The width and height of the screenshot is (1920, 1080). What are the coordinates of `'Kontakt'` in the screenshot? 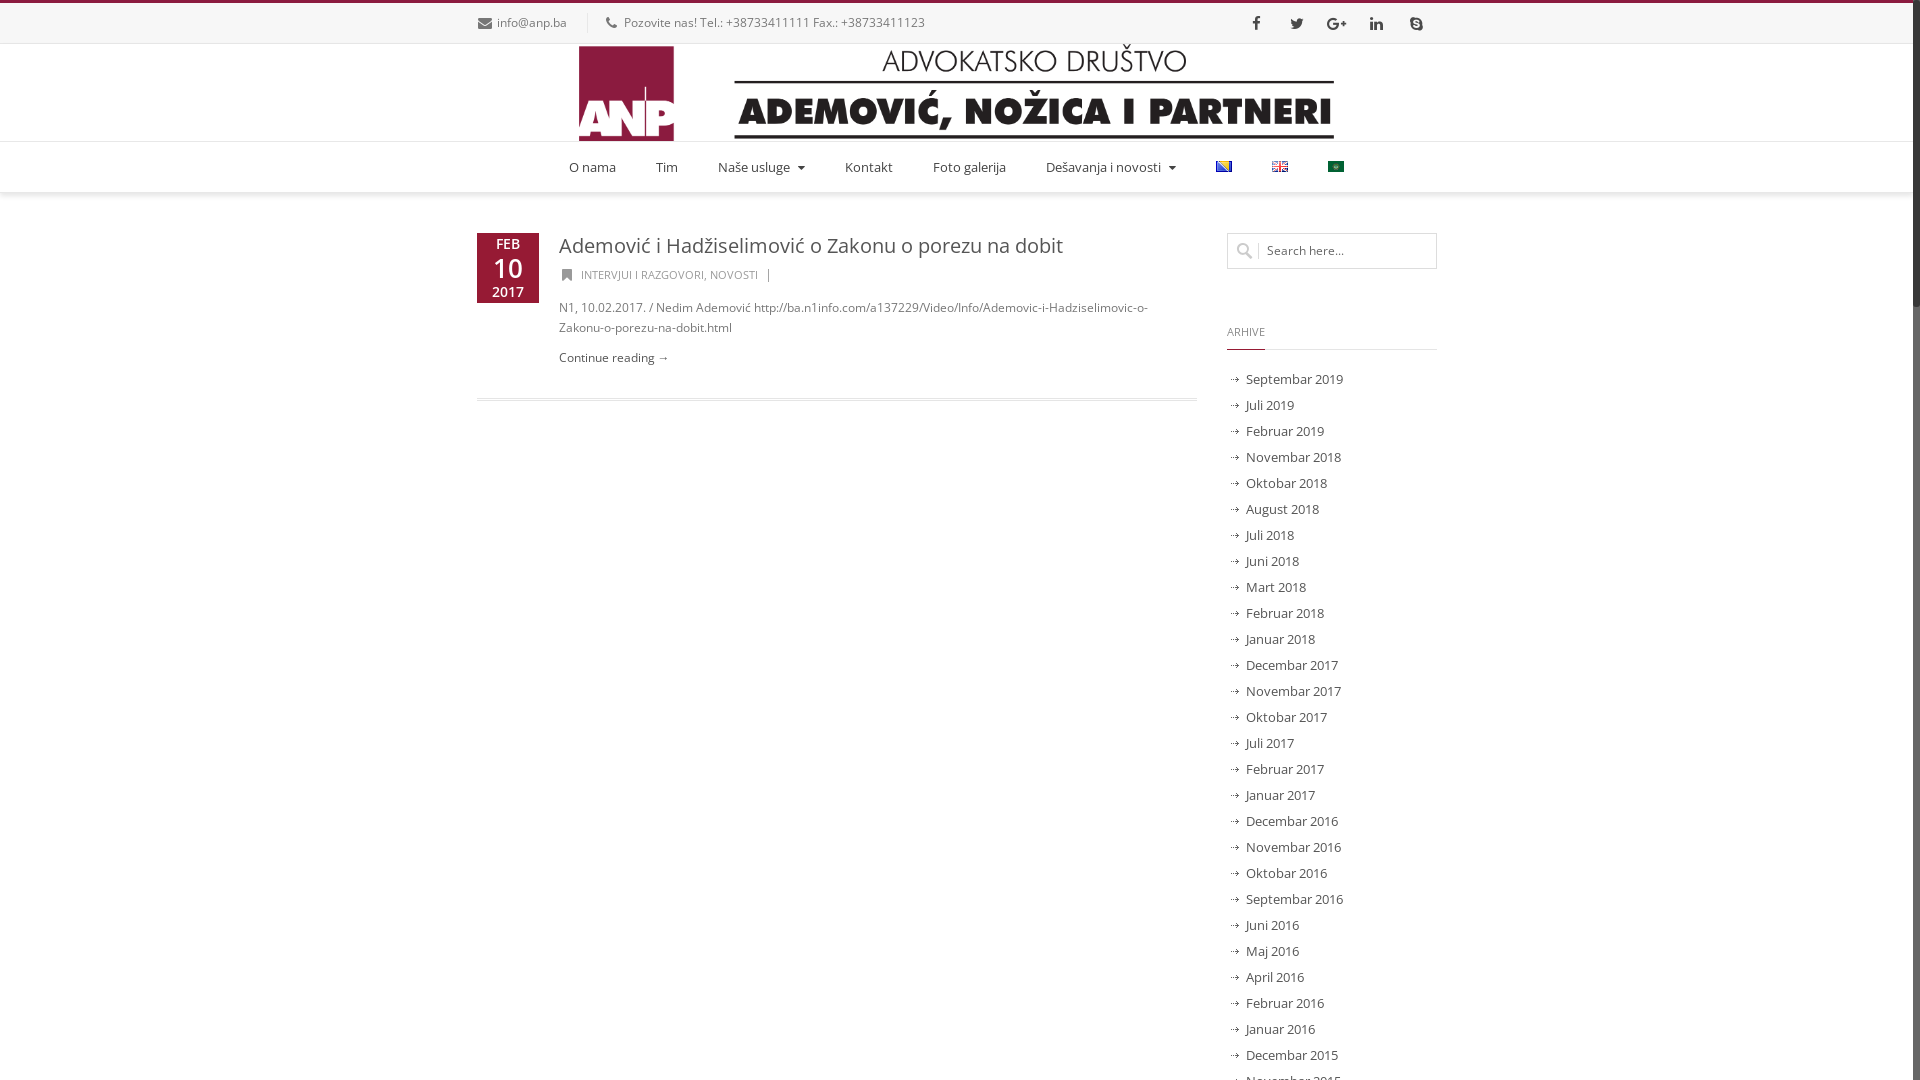 It's located at (868, 165).